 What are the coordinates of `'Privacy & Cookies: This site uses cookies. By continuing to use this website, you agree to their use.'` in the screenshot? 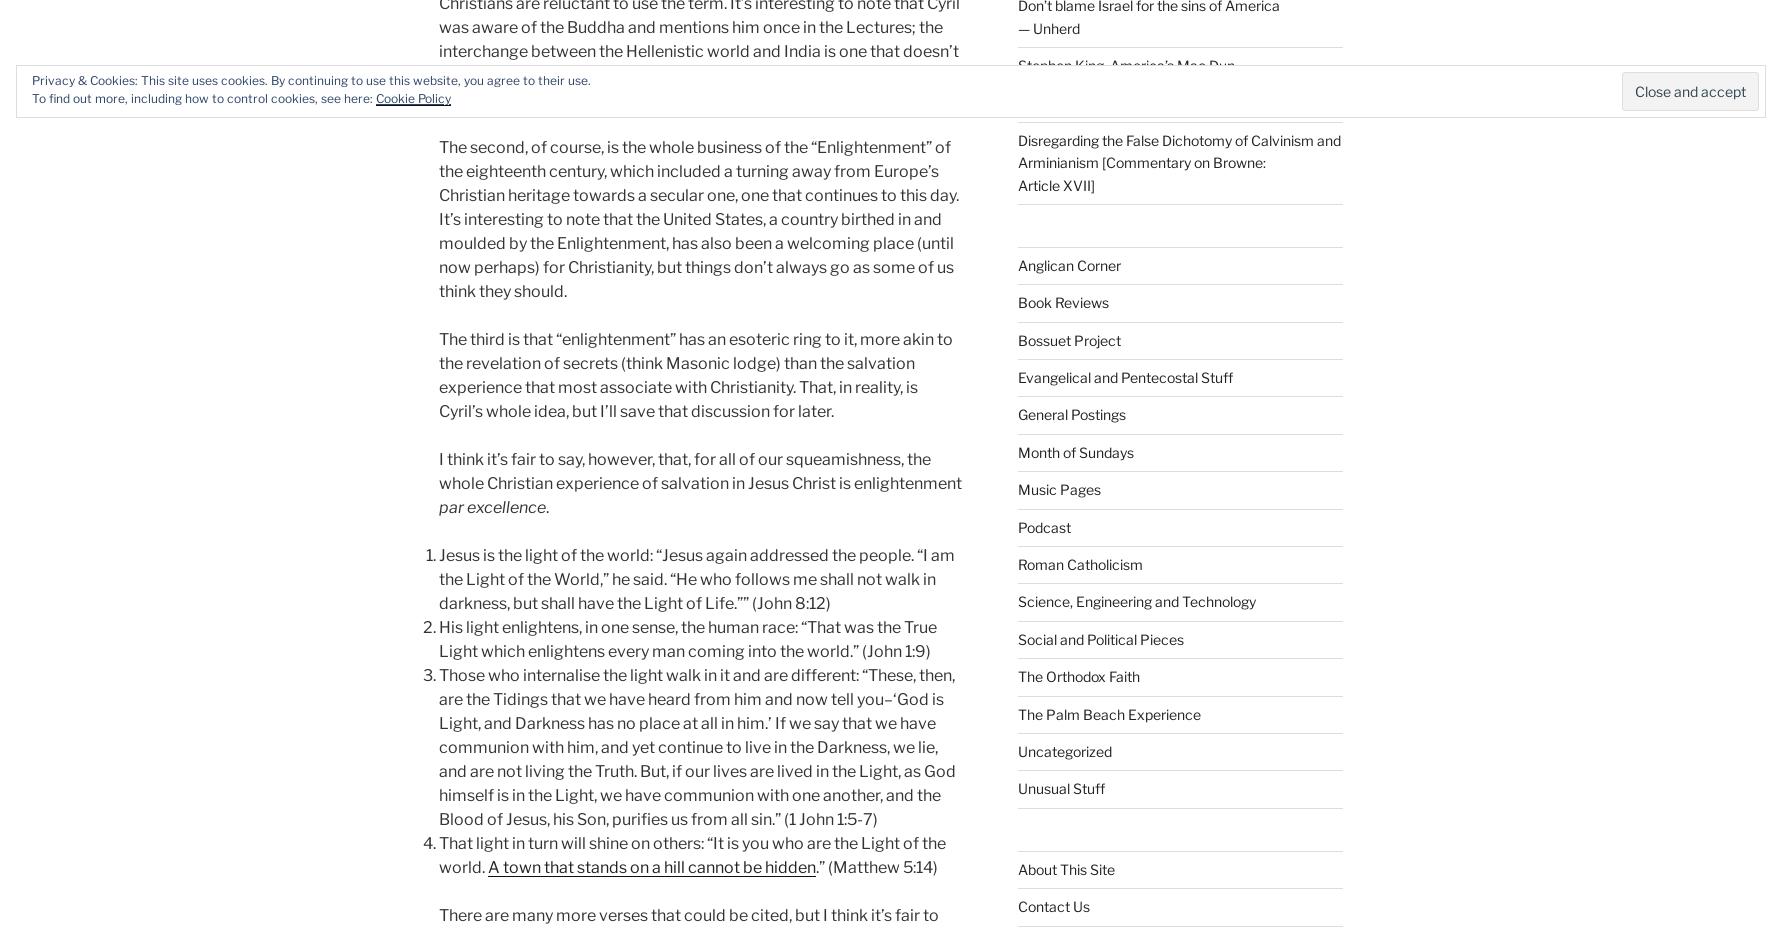 It's located at (310, 80).